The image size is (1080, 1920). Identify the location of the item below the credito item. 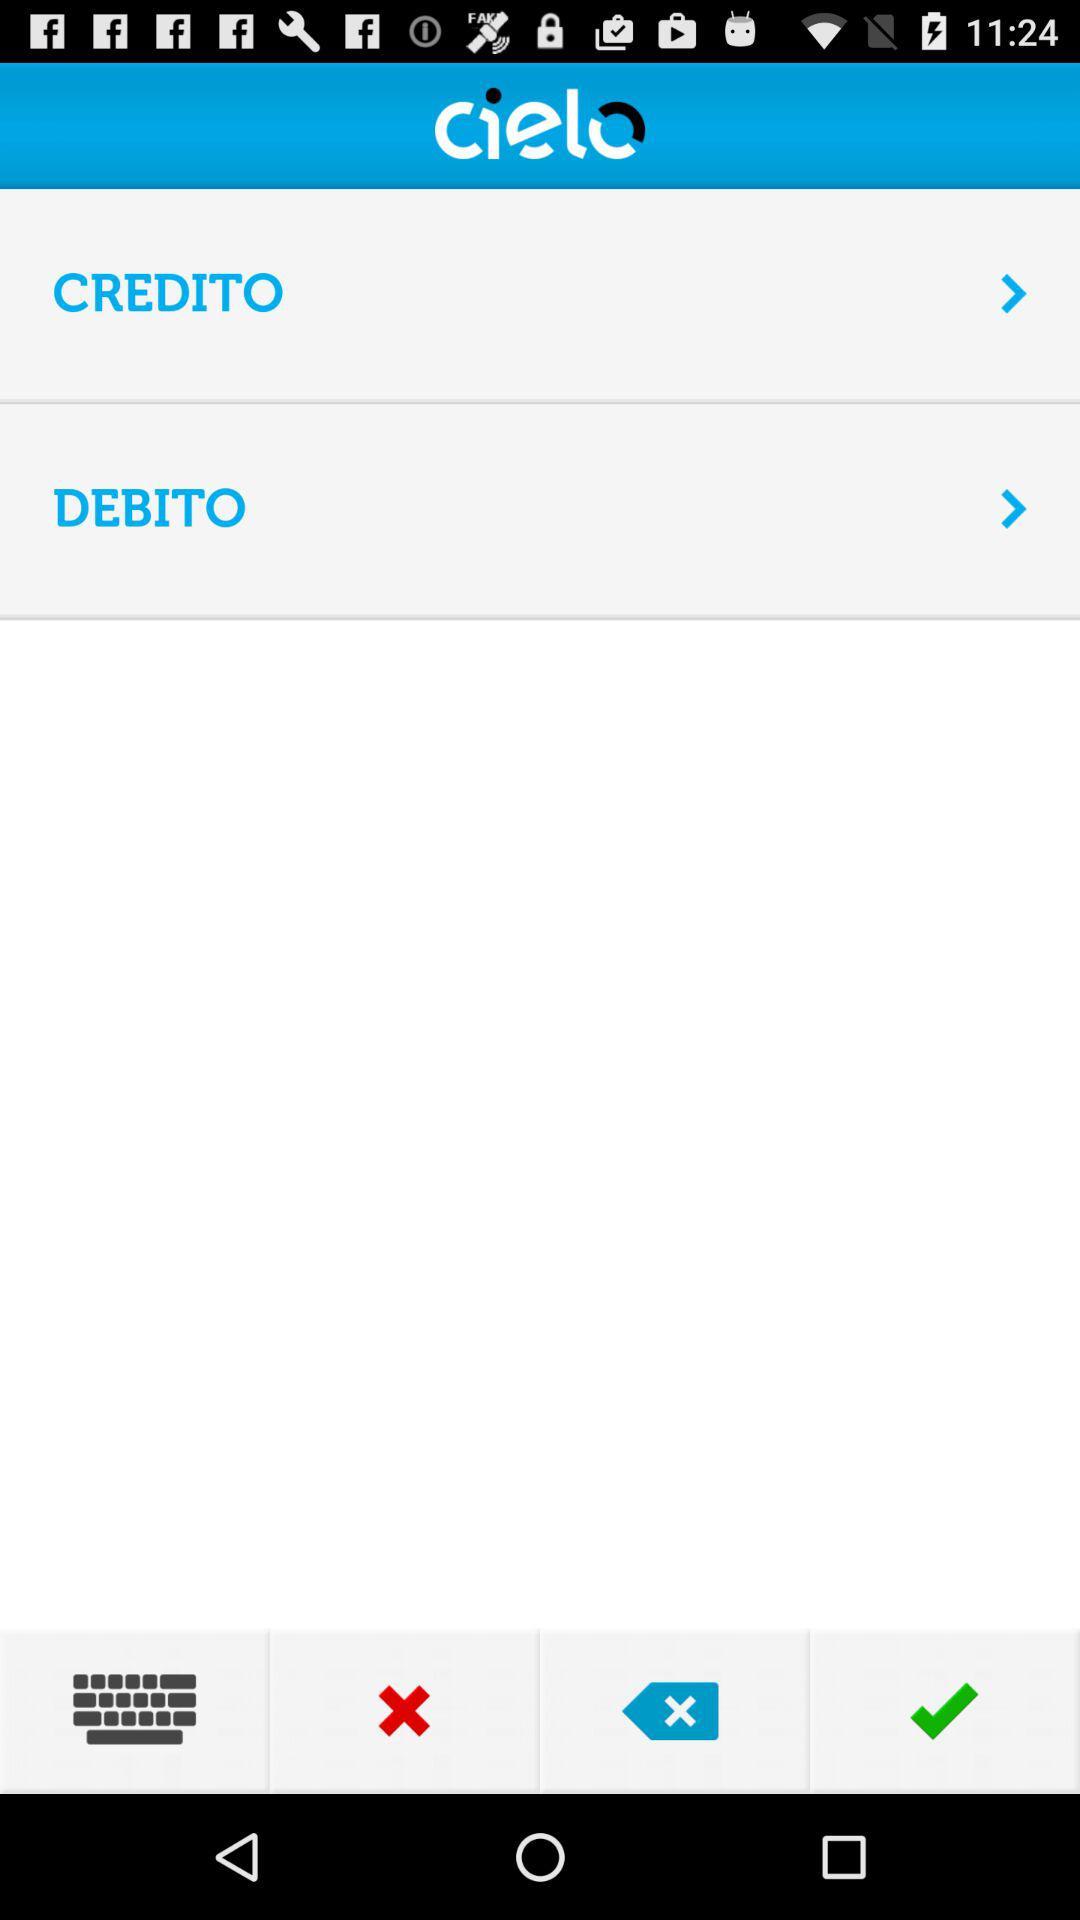
(540, 400).